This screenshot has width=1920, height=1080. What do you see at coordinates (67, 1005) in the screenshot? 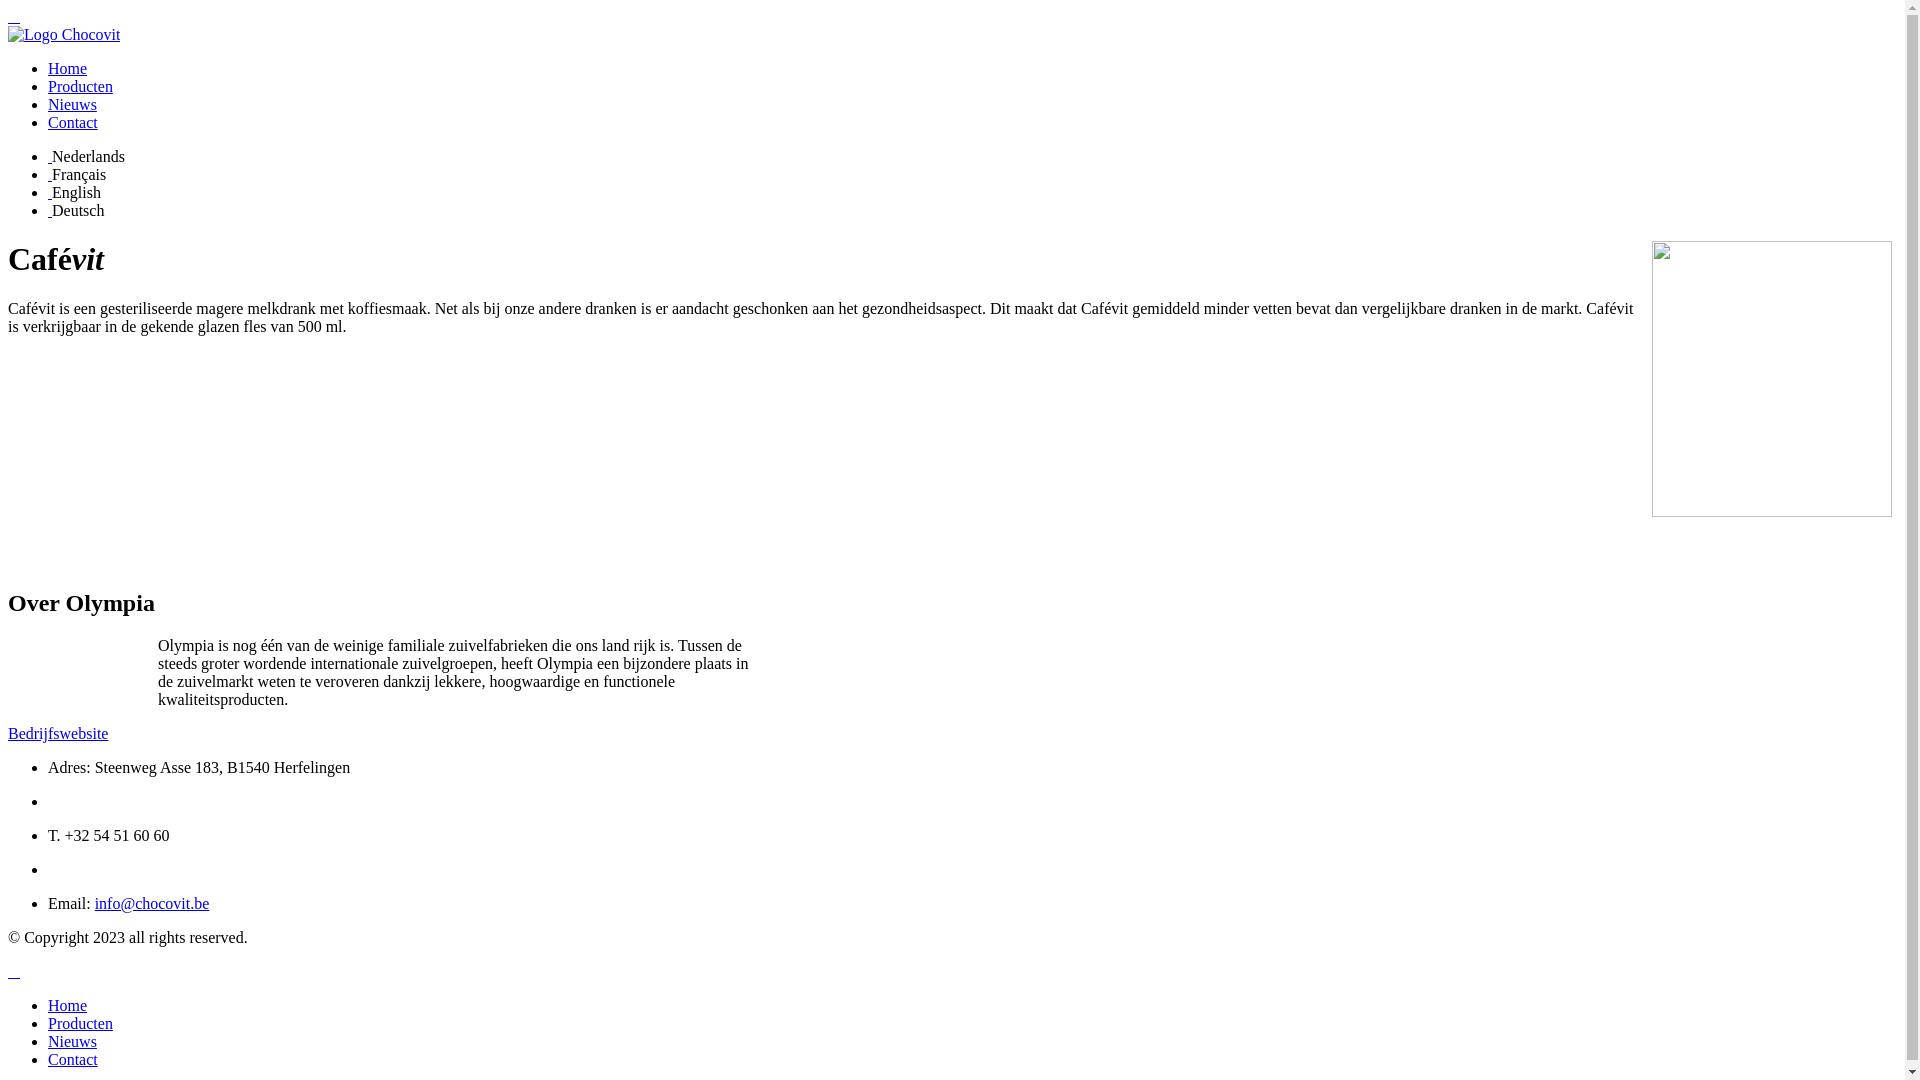
I see `'Home'` at bounding box center [67, 1005].